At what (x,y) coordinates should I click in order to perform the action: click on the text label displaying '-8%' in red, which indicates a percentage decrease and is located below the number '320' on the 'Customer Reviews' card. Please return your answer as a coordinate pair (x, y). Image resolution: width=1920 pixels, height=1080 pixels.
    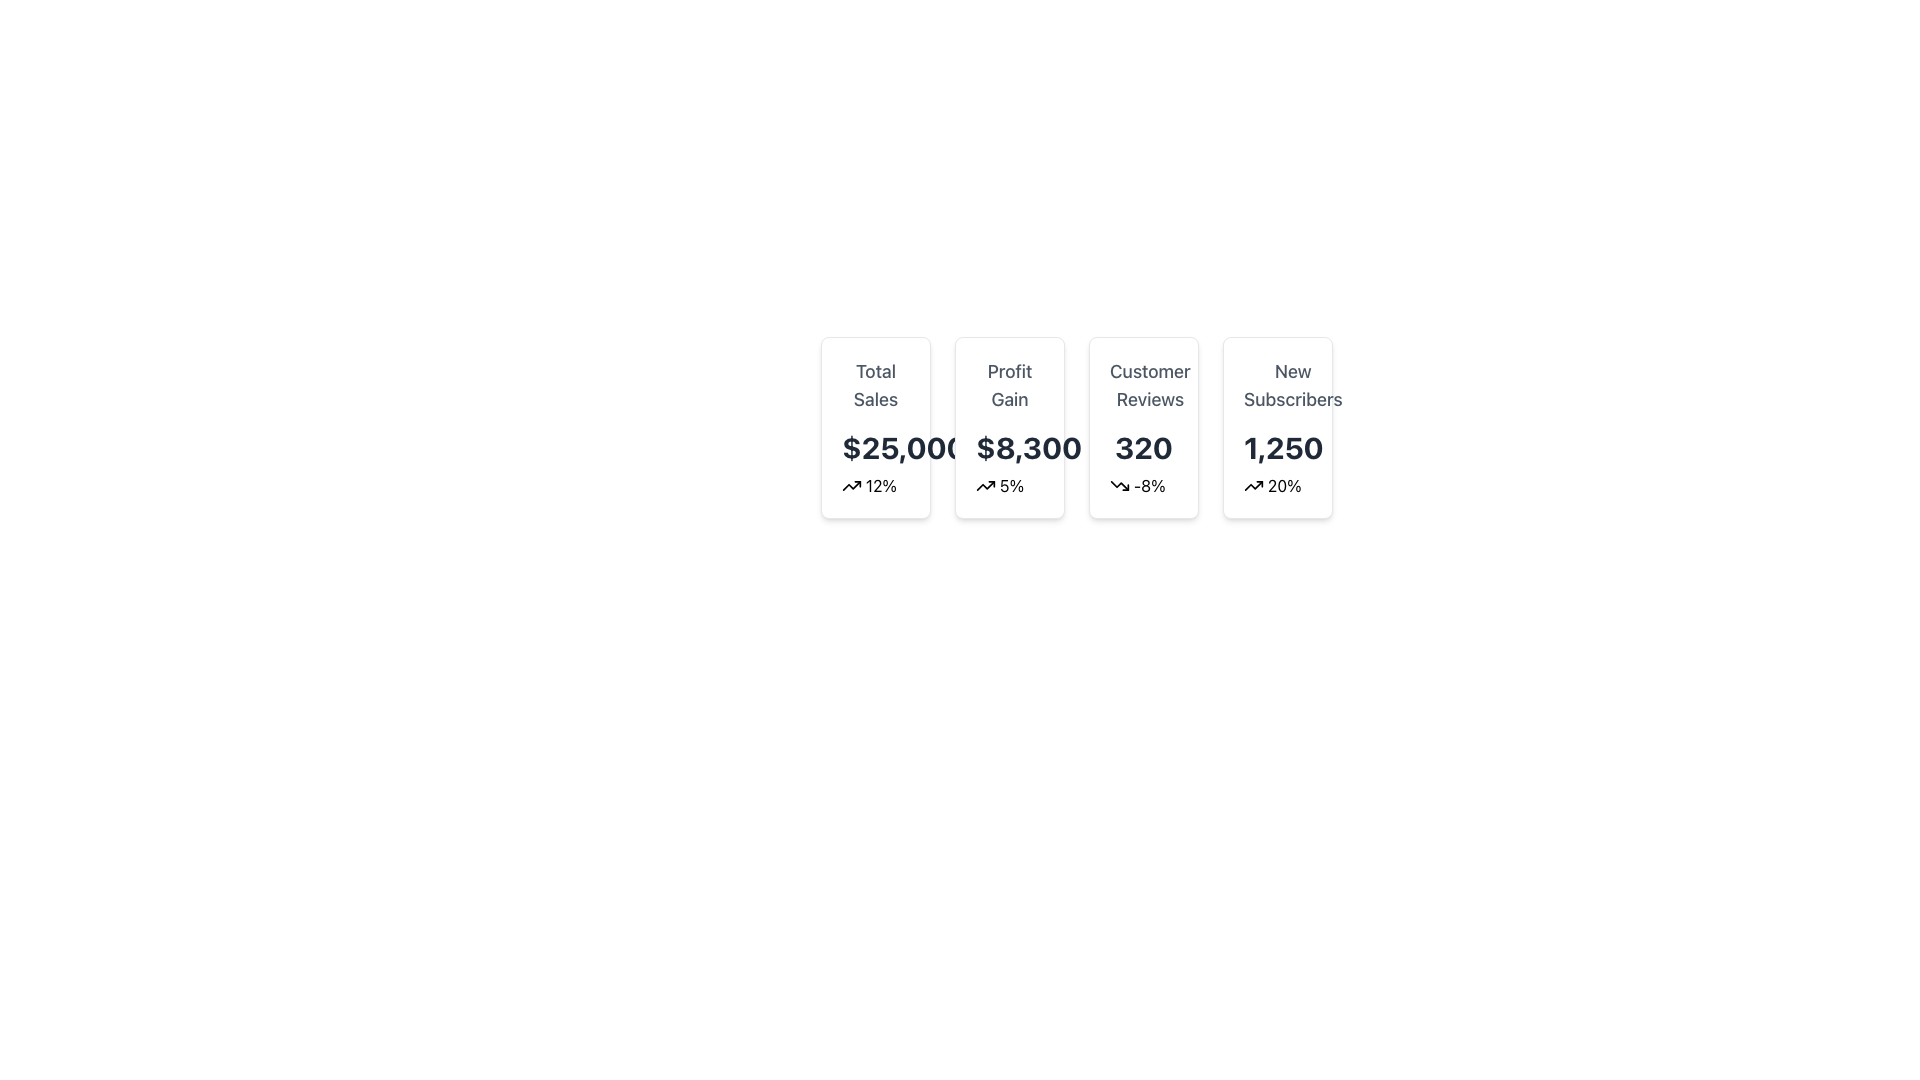
    Looking at the image, I should click on (1149, 486).